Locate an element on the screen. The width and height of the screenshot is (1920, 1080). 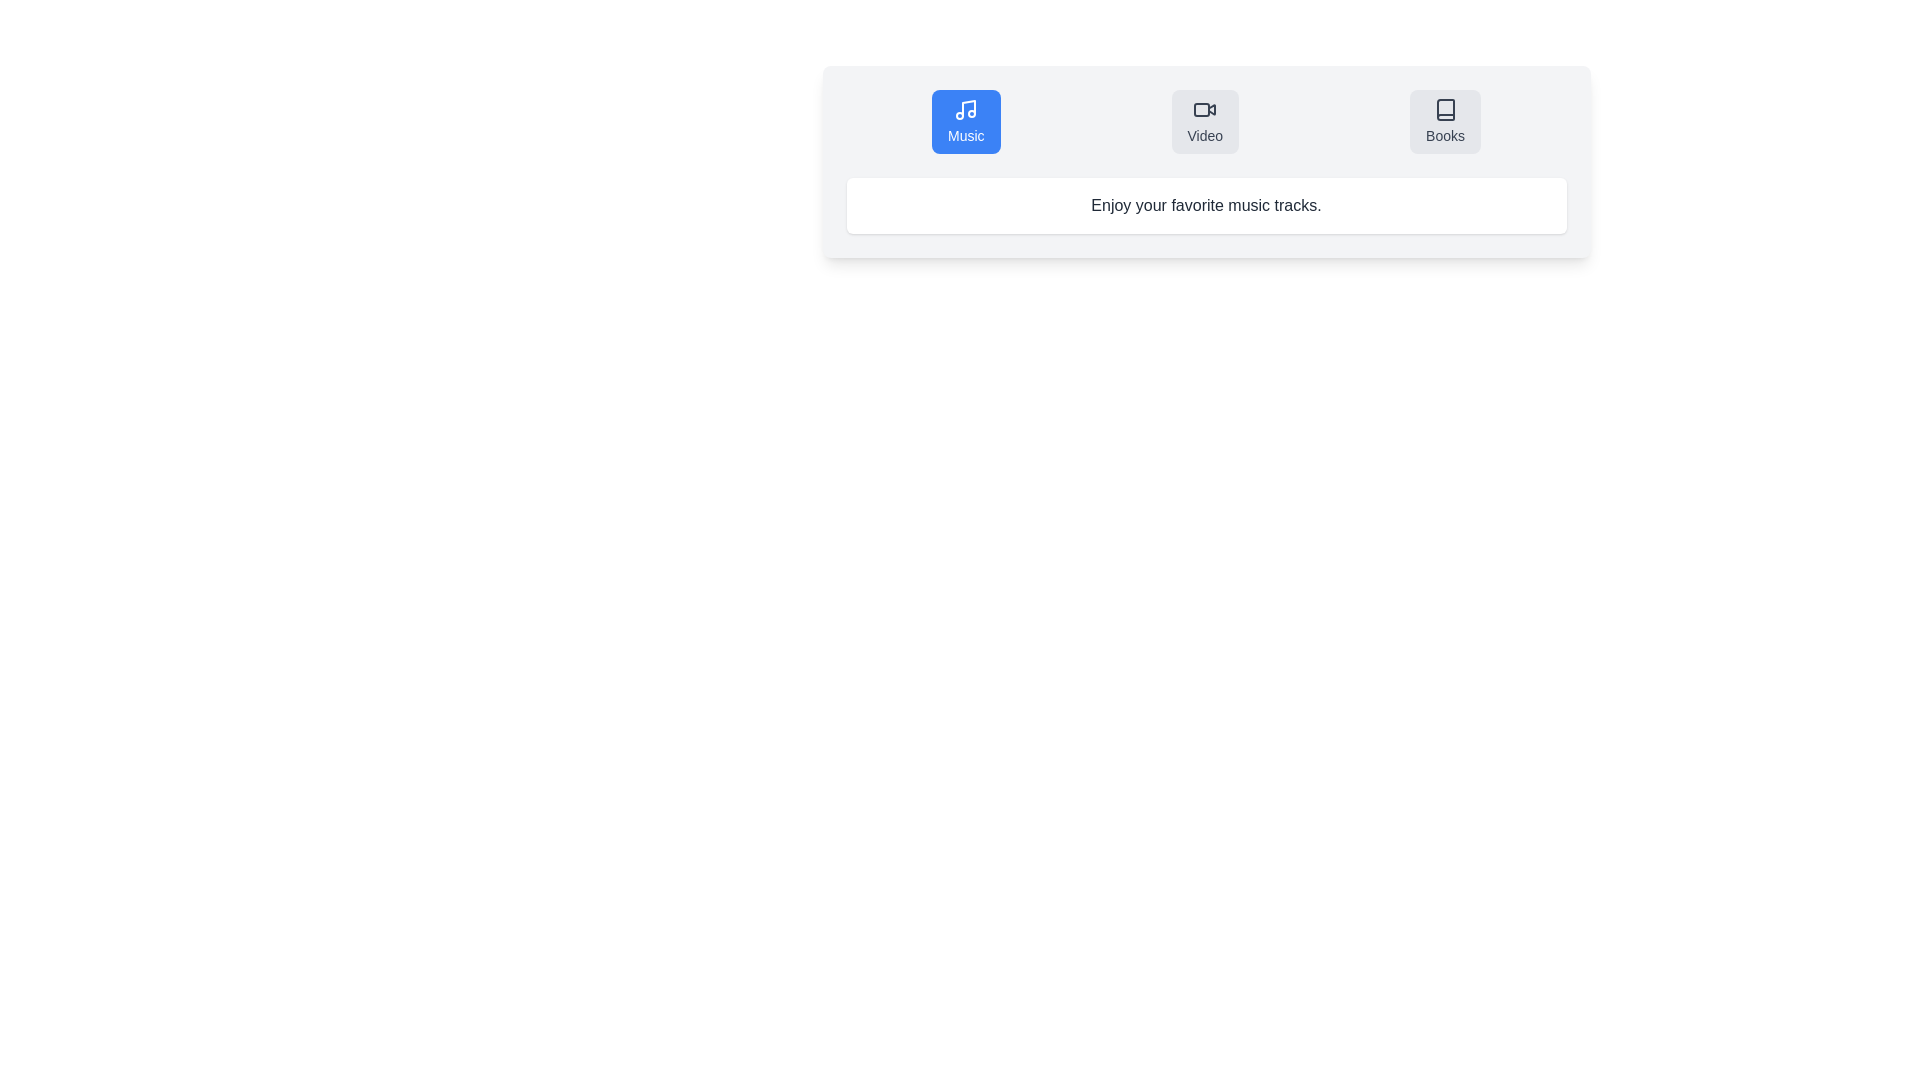
the rightmost icon labeled 'Books' in the upper center of the interface, which serves as a visual indicator for the 'Books' category is located at coordinates (1445, 110).